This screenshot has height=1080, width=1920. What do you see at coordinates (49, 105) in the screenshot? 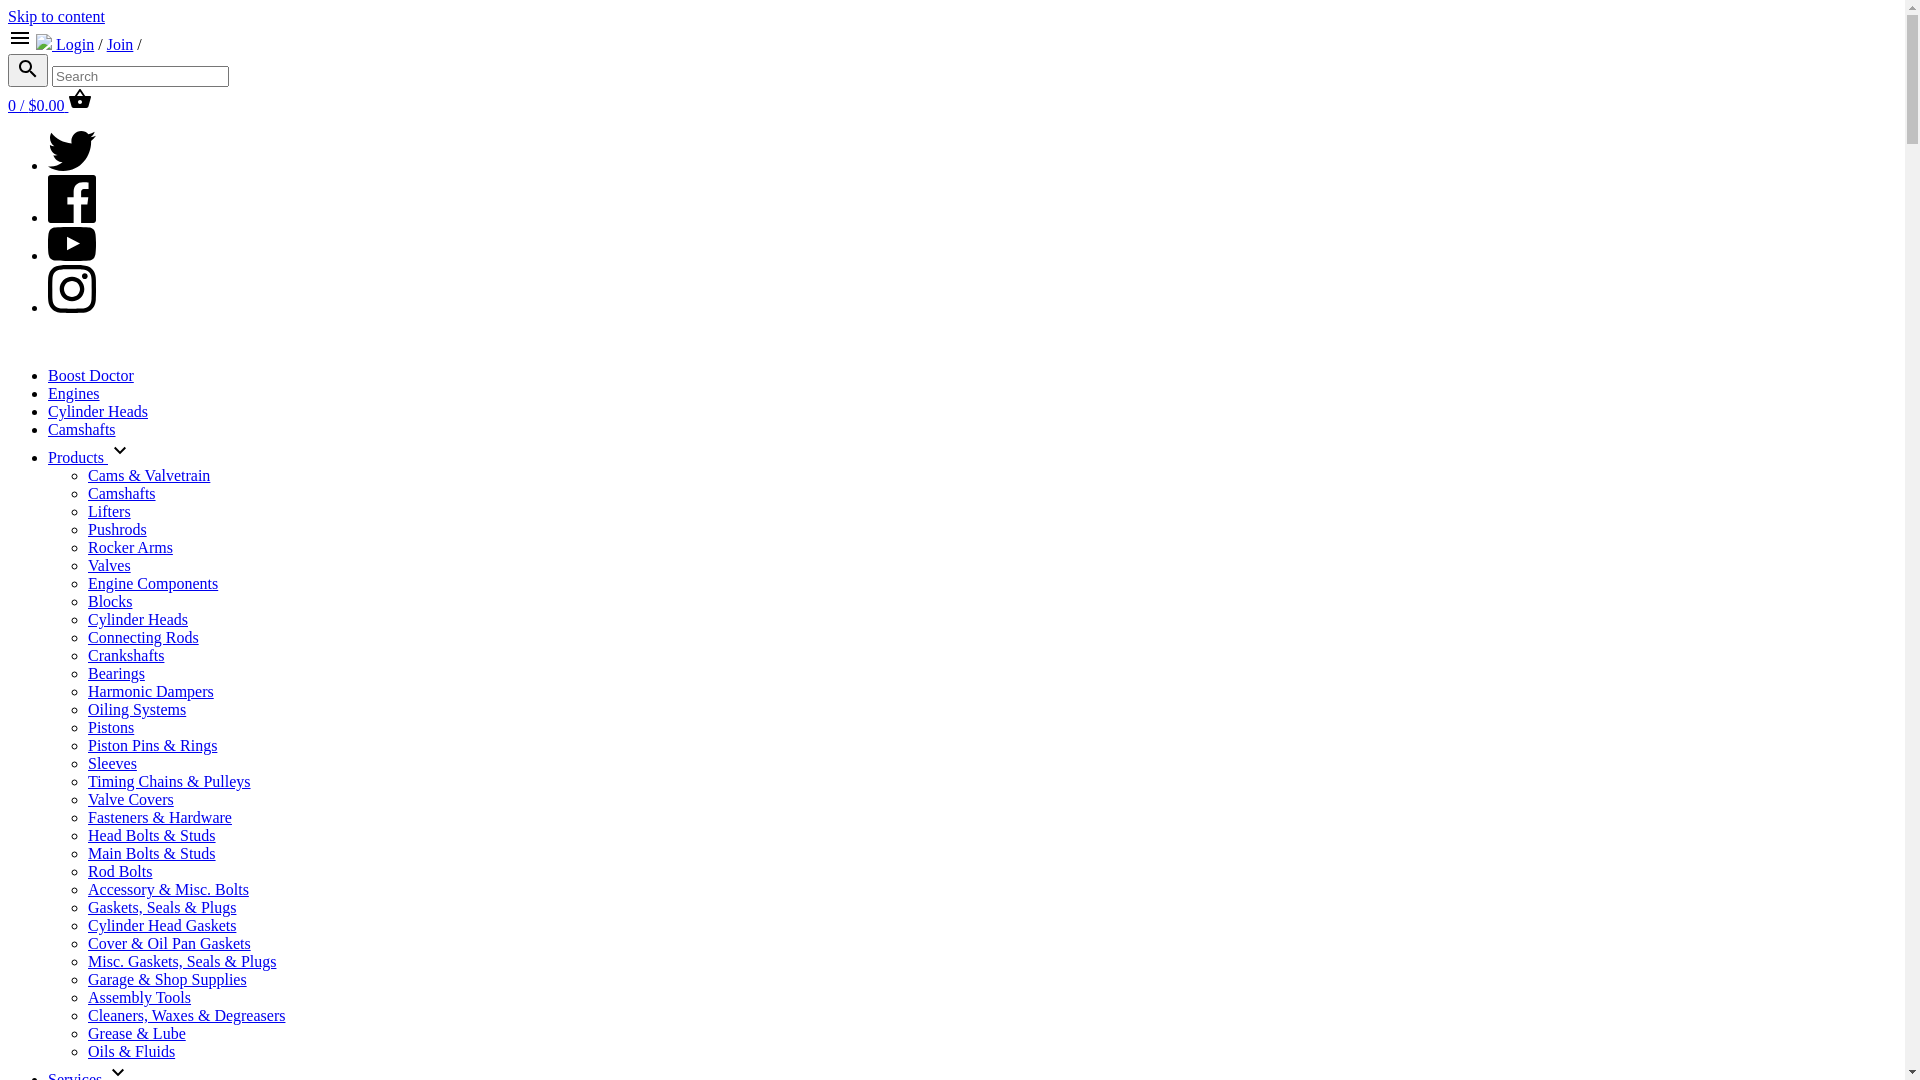
I see `'0 / $0.00 Cart'` at bounding box center [49, 105].